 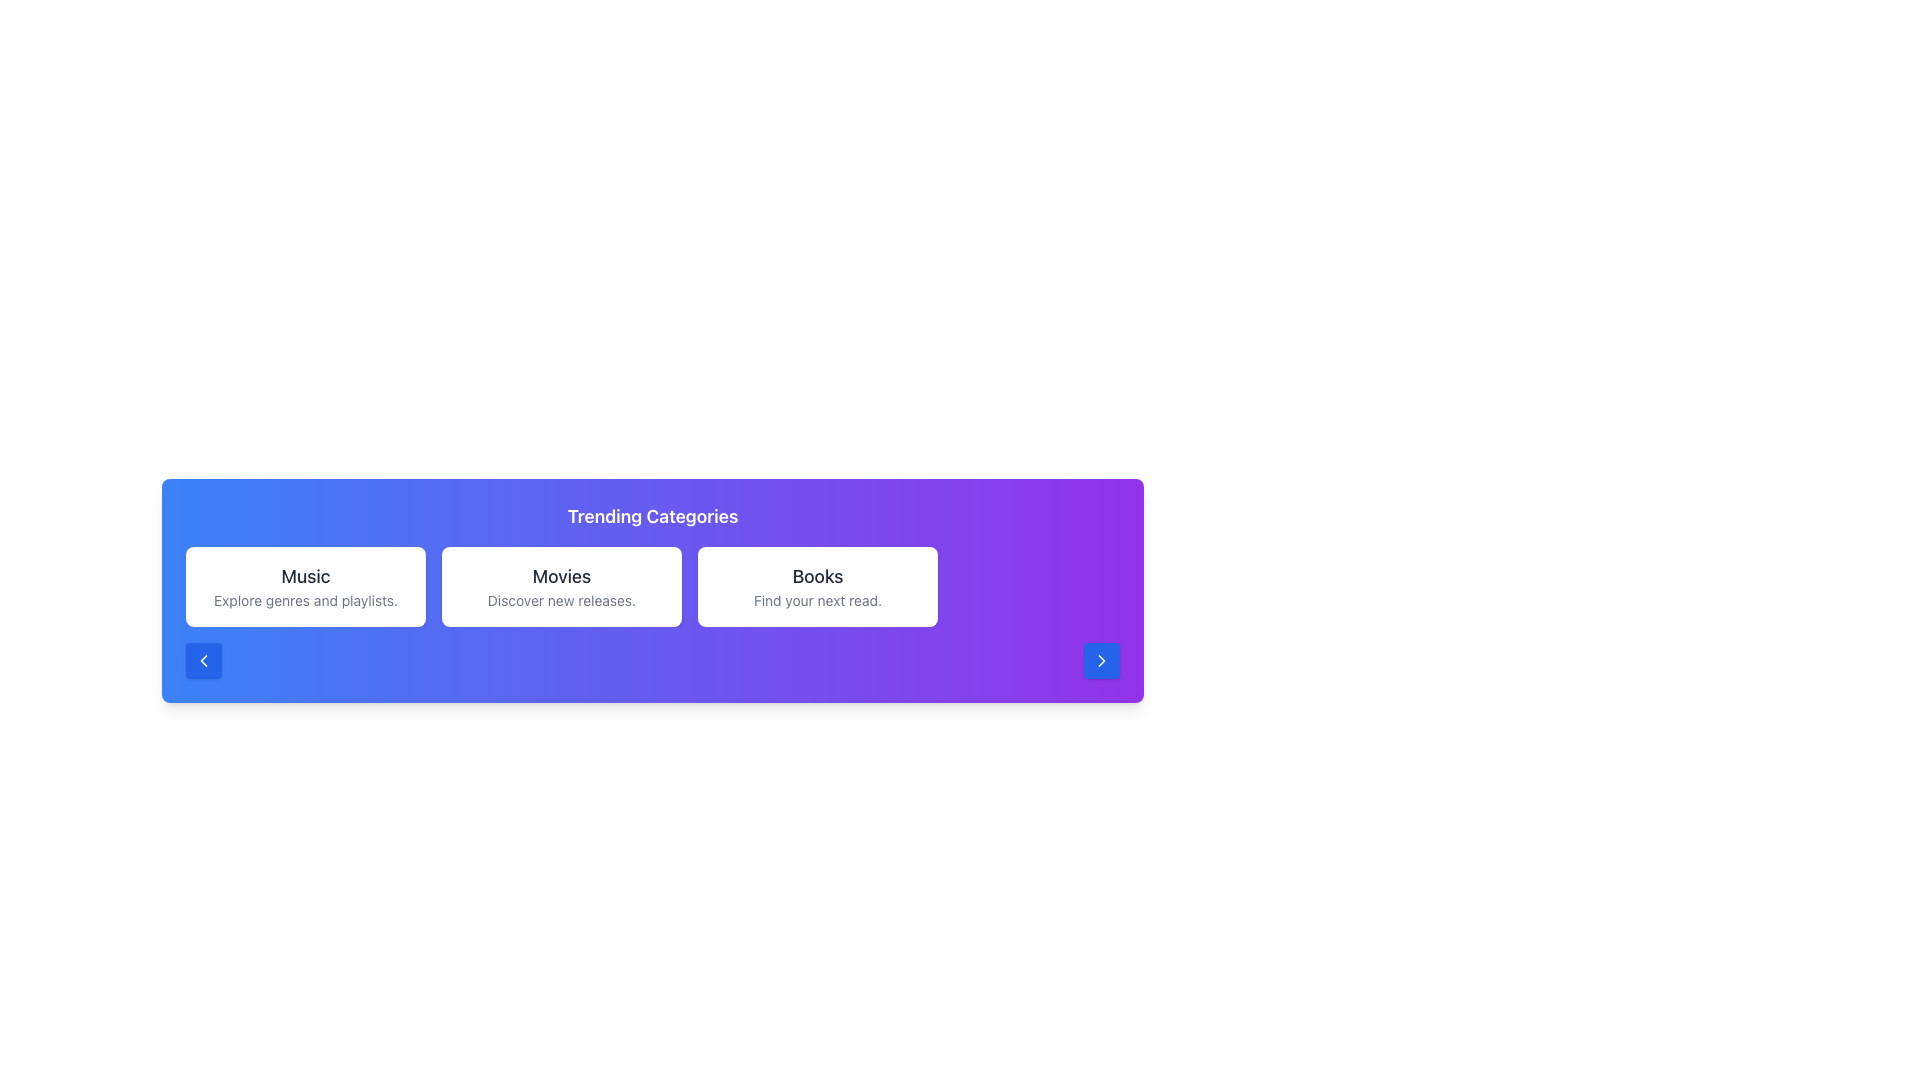 I want to click on the left chevron icon button, which is a blue square with rounded edges and a white chevron arrow, located at the bottom-left corner of the gradient box, so click(x=203, y=660).